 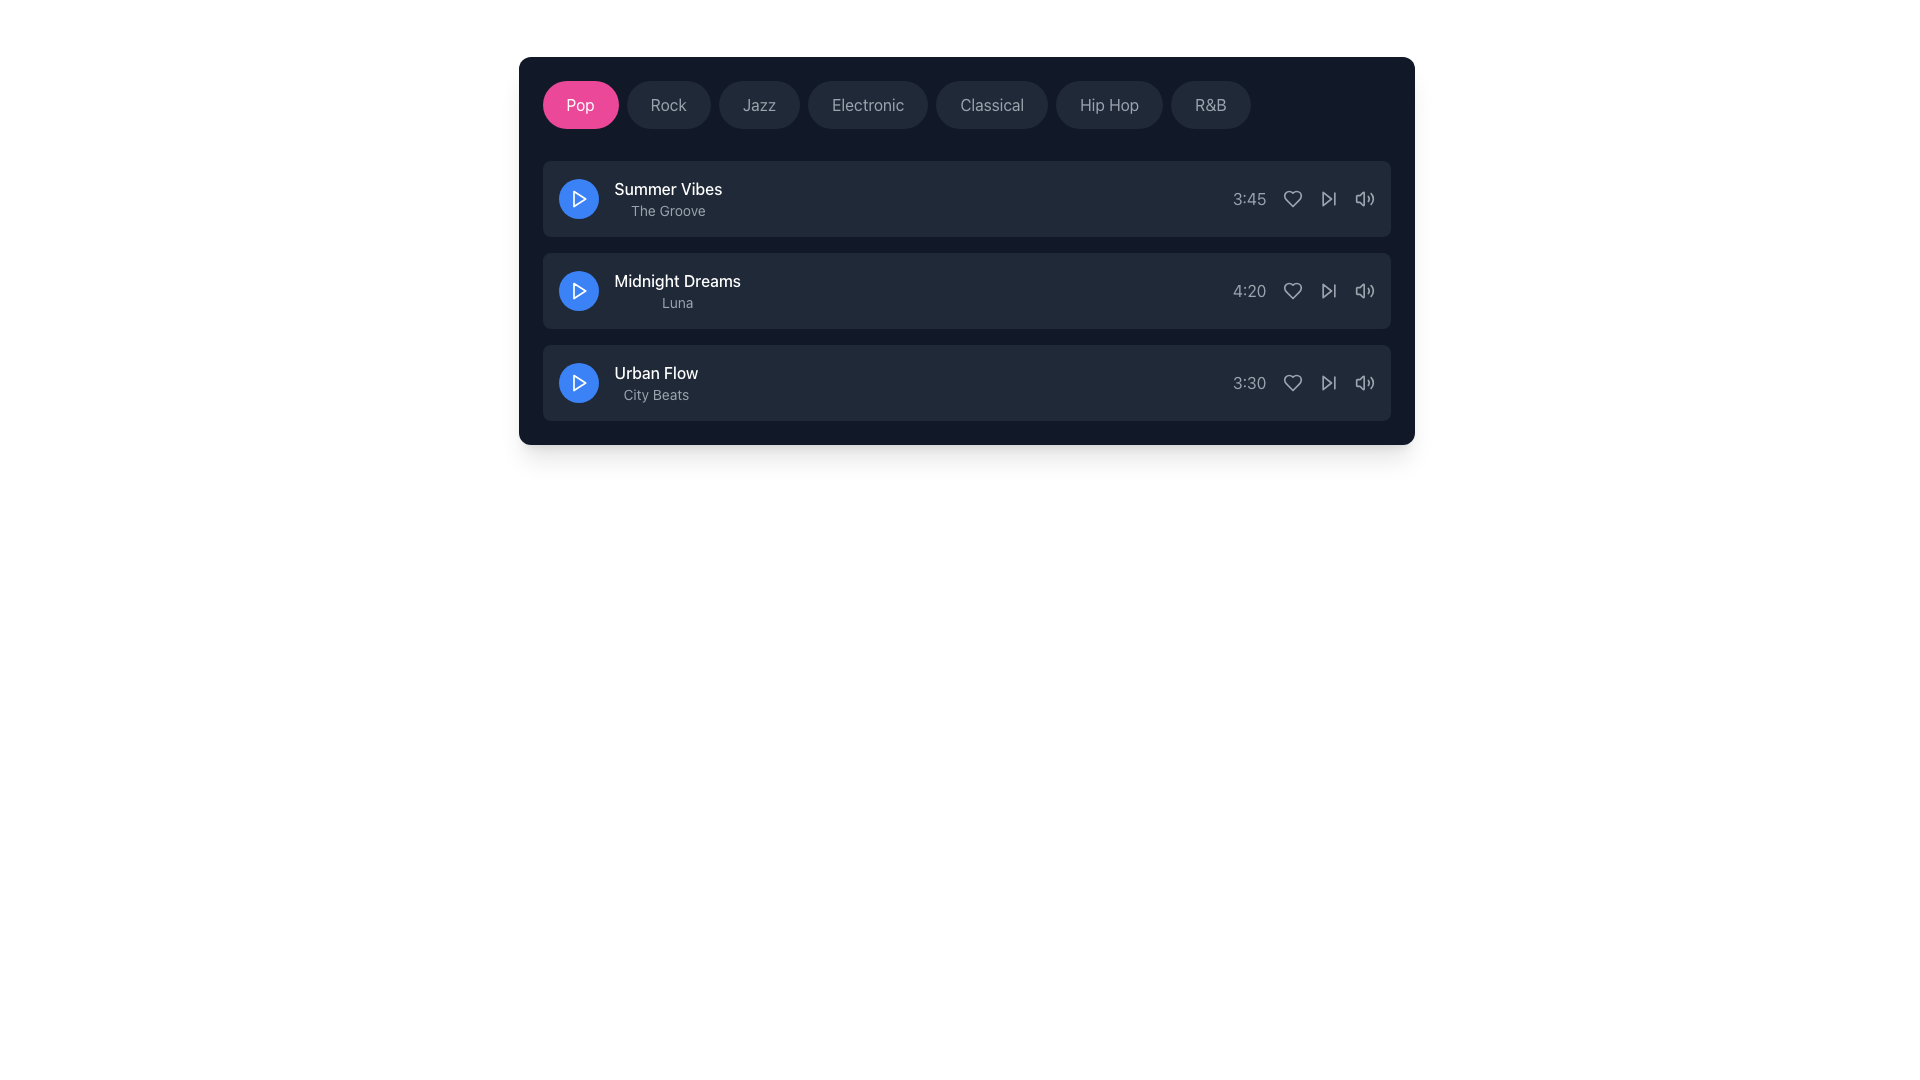 I want to click on the triangular play button icon located at the top-right part of the third song entry in the list, so click(x=1326, y=382).